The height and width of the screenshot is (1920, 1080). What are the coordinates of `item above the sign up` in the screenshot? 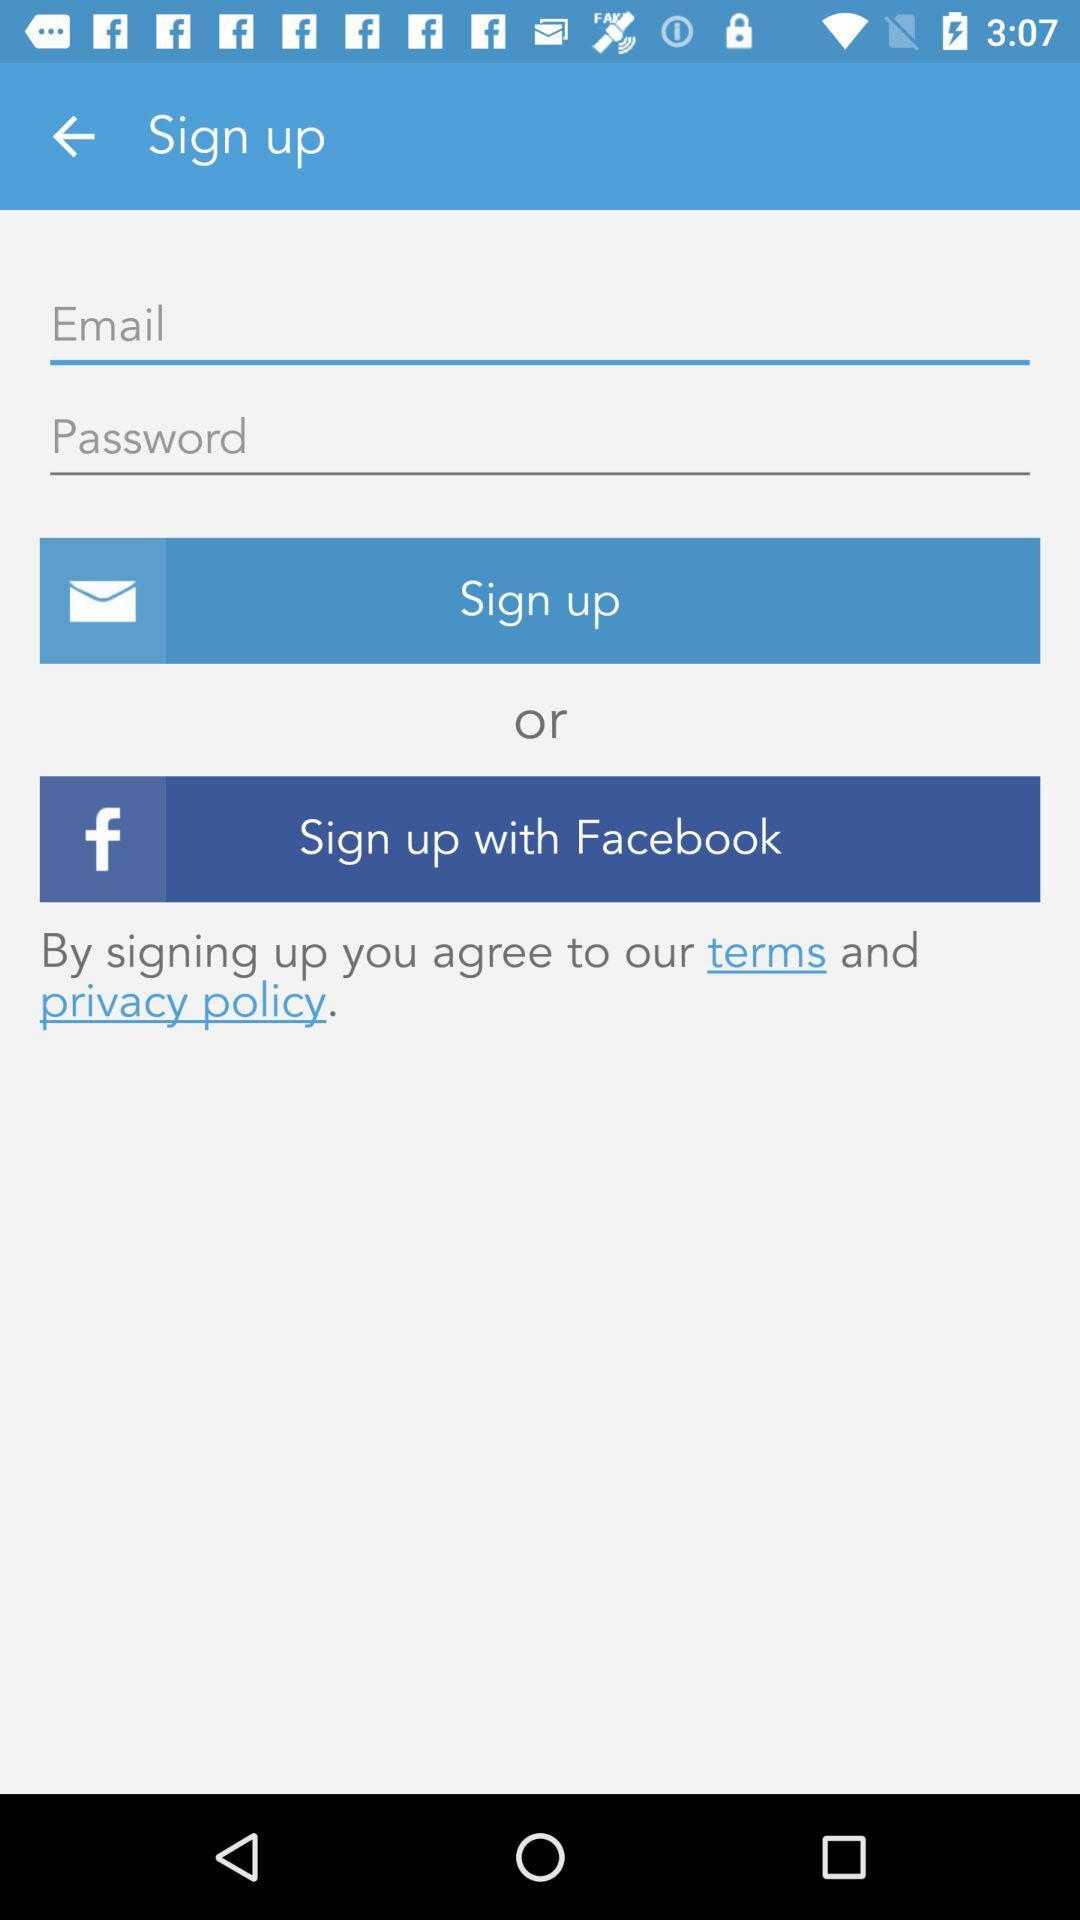 It's located at (540, 438).